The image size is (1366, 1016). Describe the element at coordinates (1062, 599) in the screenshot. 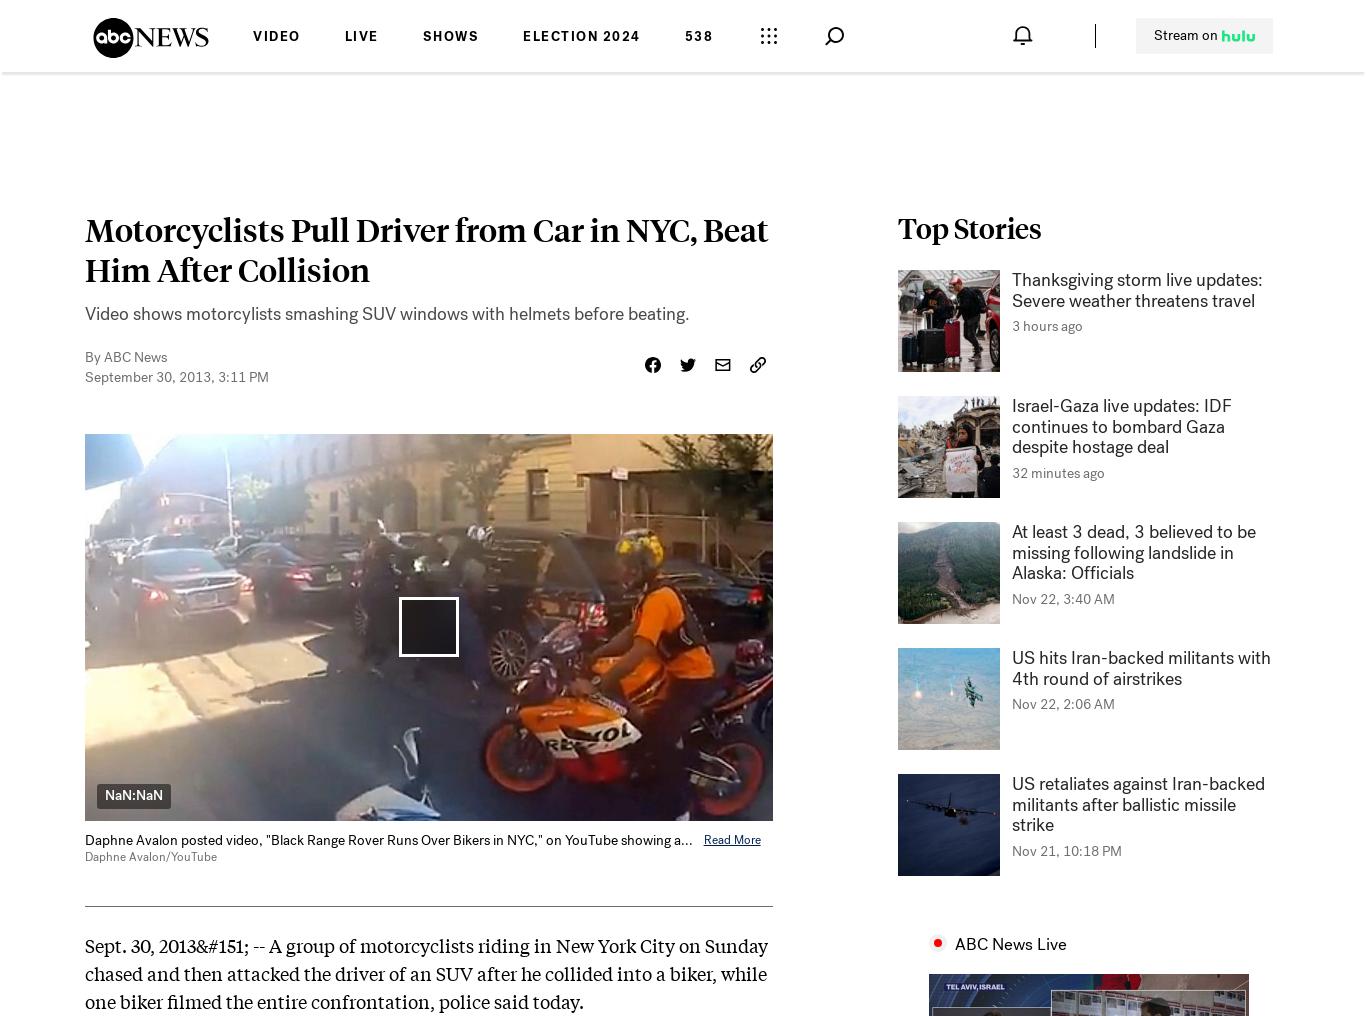

I see `'Nov 22, 3:40 AM'` at that location.